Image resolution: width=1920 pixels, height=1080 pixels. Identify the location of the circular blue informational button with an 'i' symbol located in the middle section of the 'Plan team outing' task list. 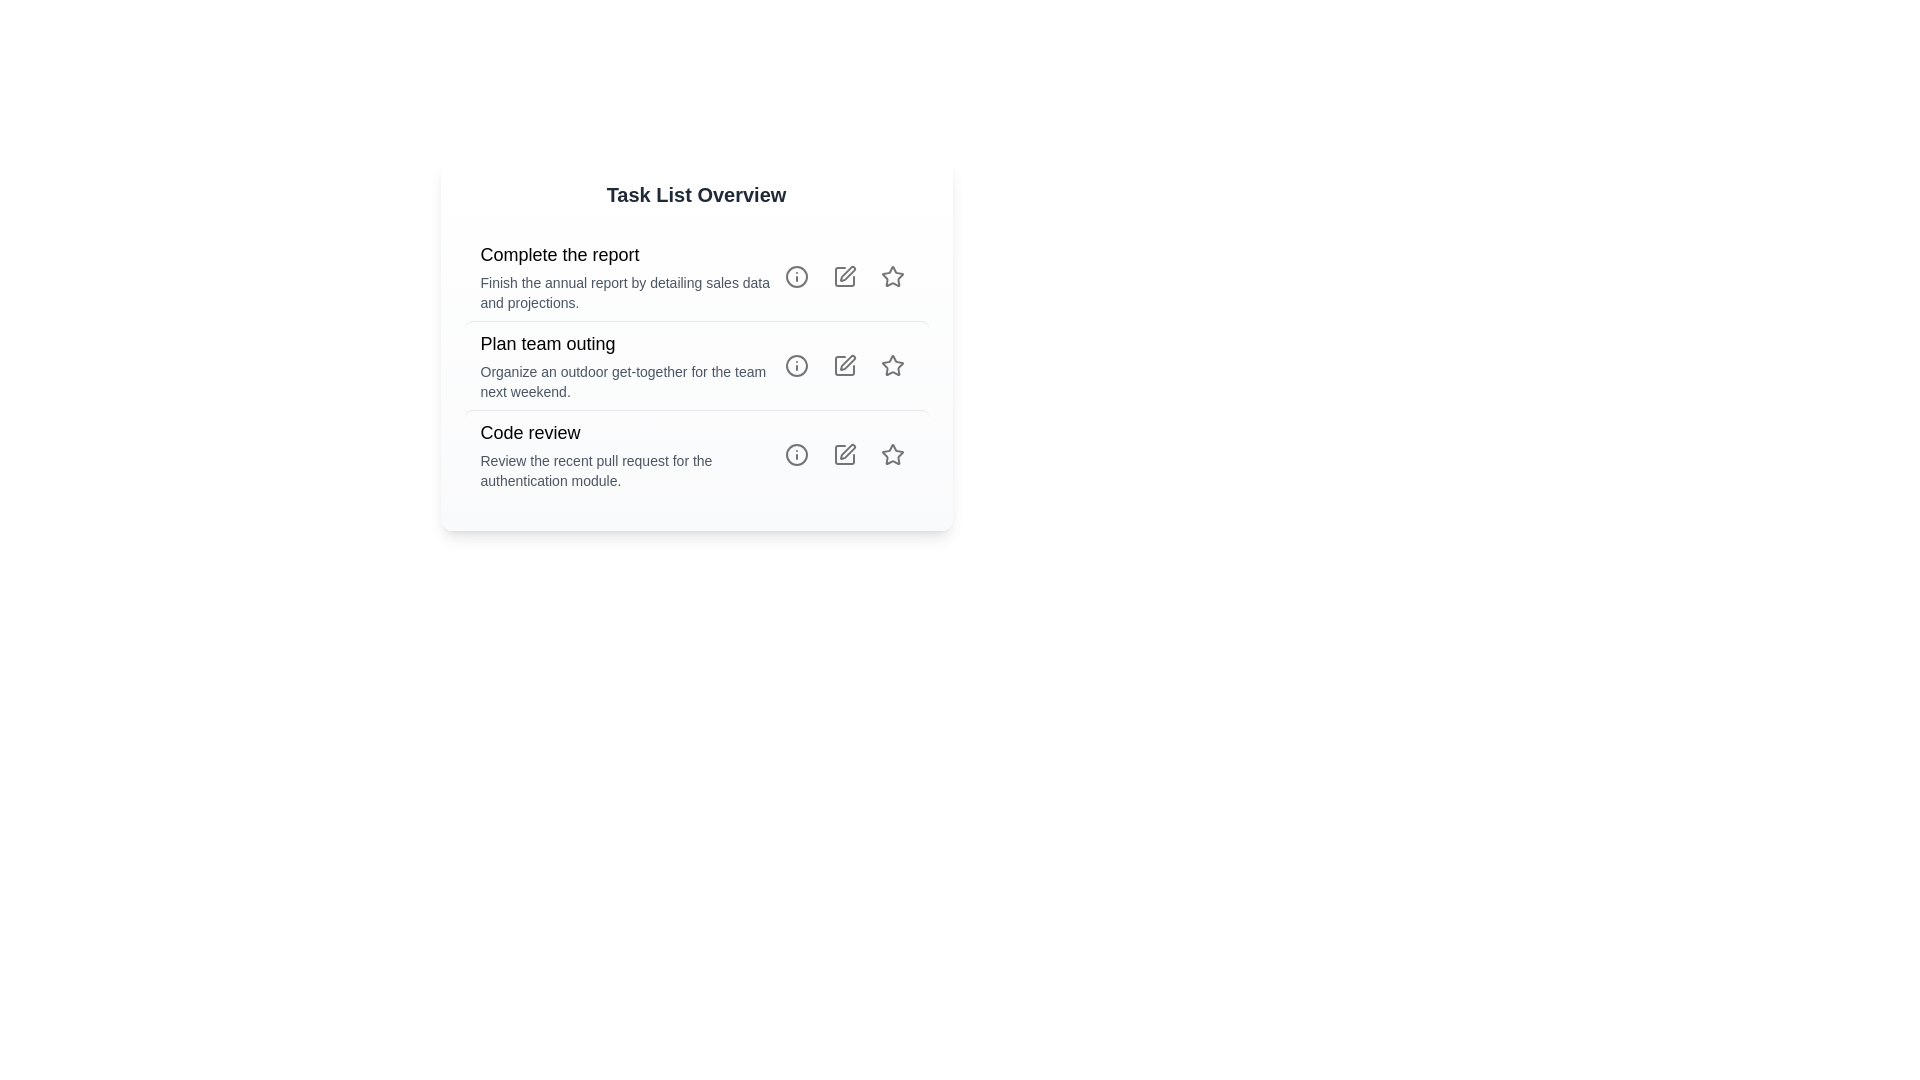
(795, 366).